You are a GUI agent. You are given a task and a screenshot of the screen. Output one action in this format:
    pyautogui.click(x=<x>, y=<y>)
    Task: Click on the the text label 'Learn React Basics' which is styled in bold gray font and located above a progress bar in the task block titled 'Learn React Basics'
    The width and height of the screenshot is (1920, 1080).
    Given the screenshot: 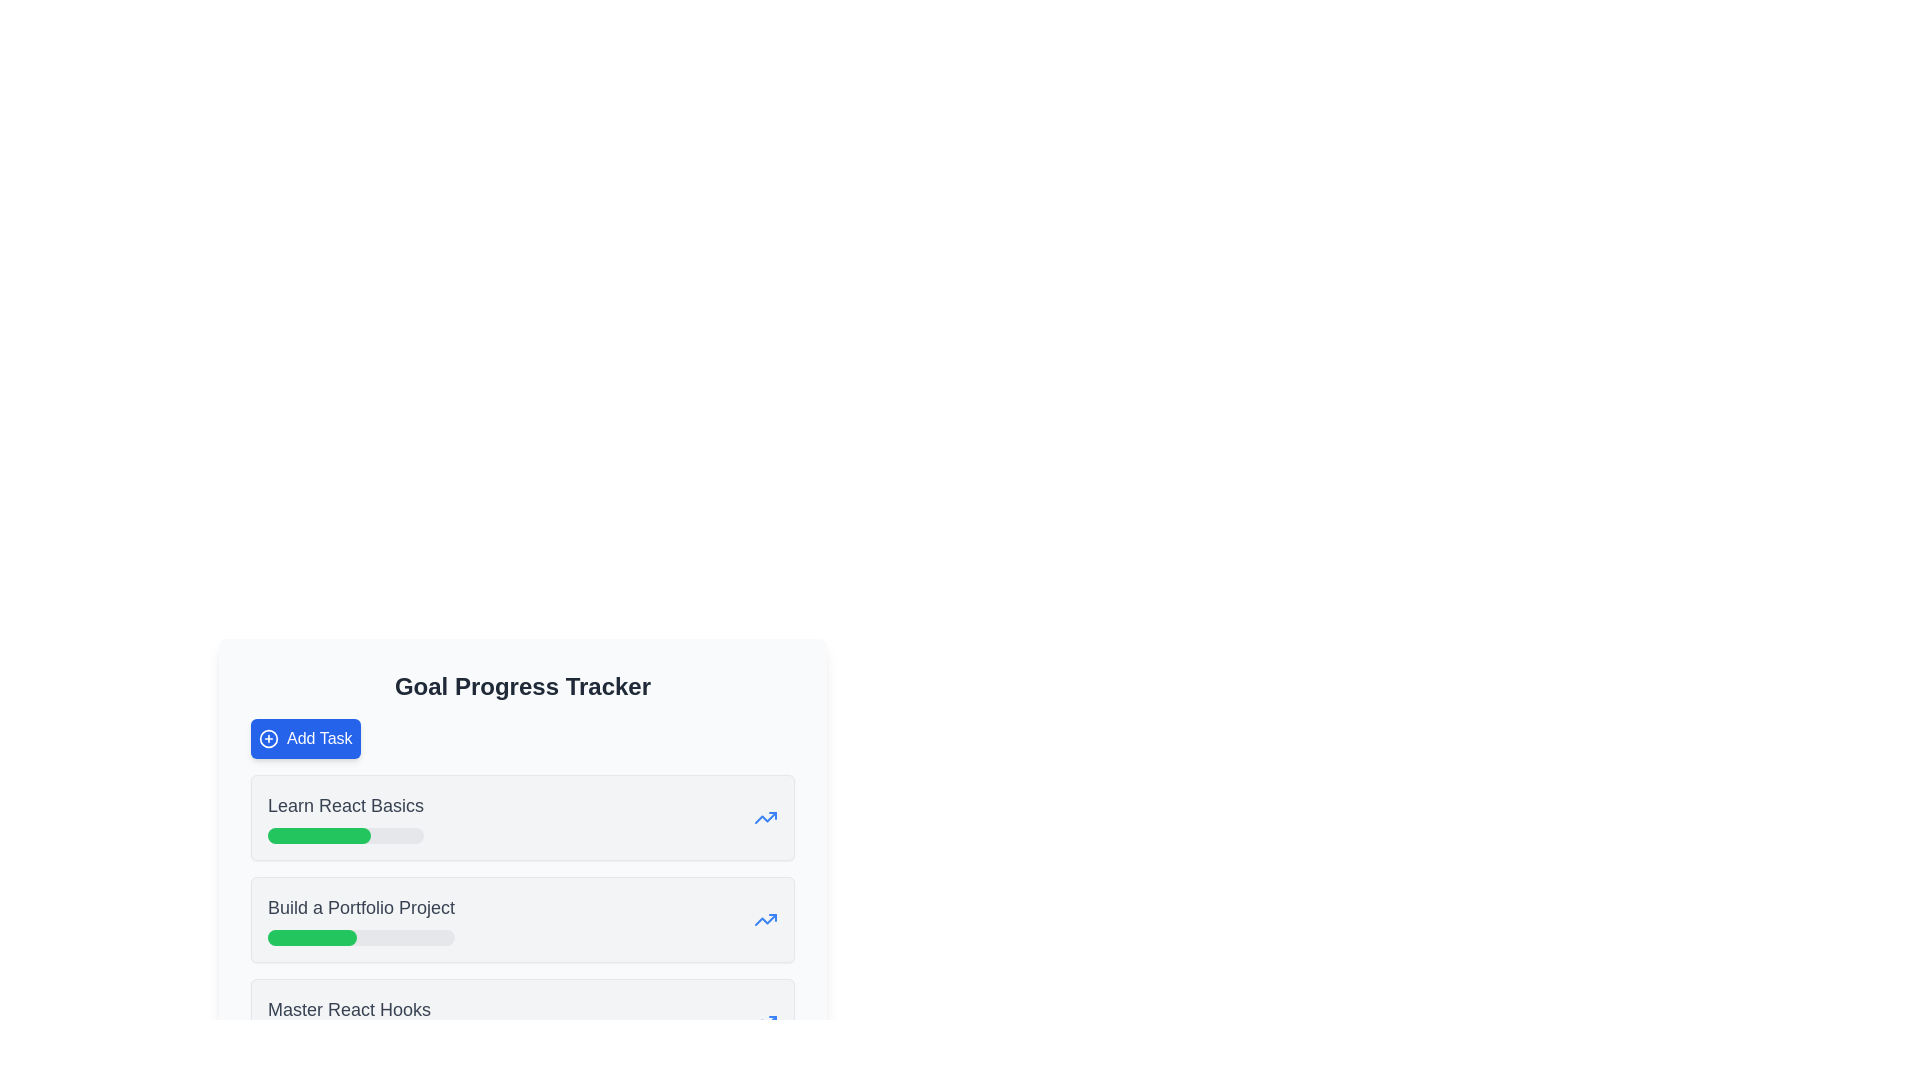 What is the action you would take?
    pyautogui.click(x=345, y=817)
    